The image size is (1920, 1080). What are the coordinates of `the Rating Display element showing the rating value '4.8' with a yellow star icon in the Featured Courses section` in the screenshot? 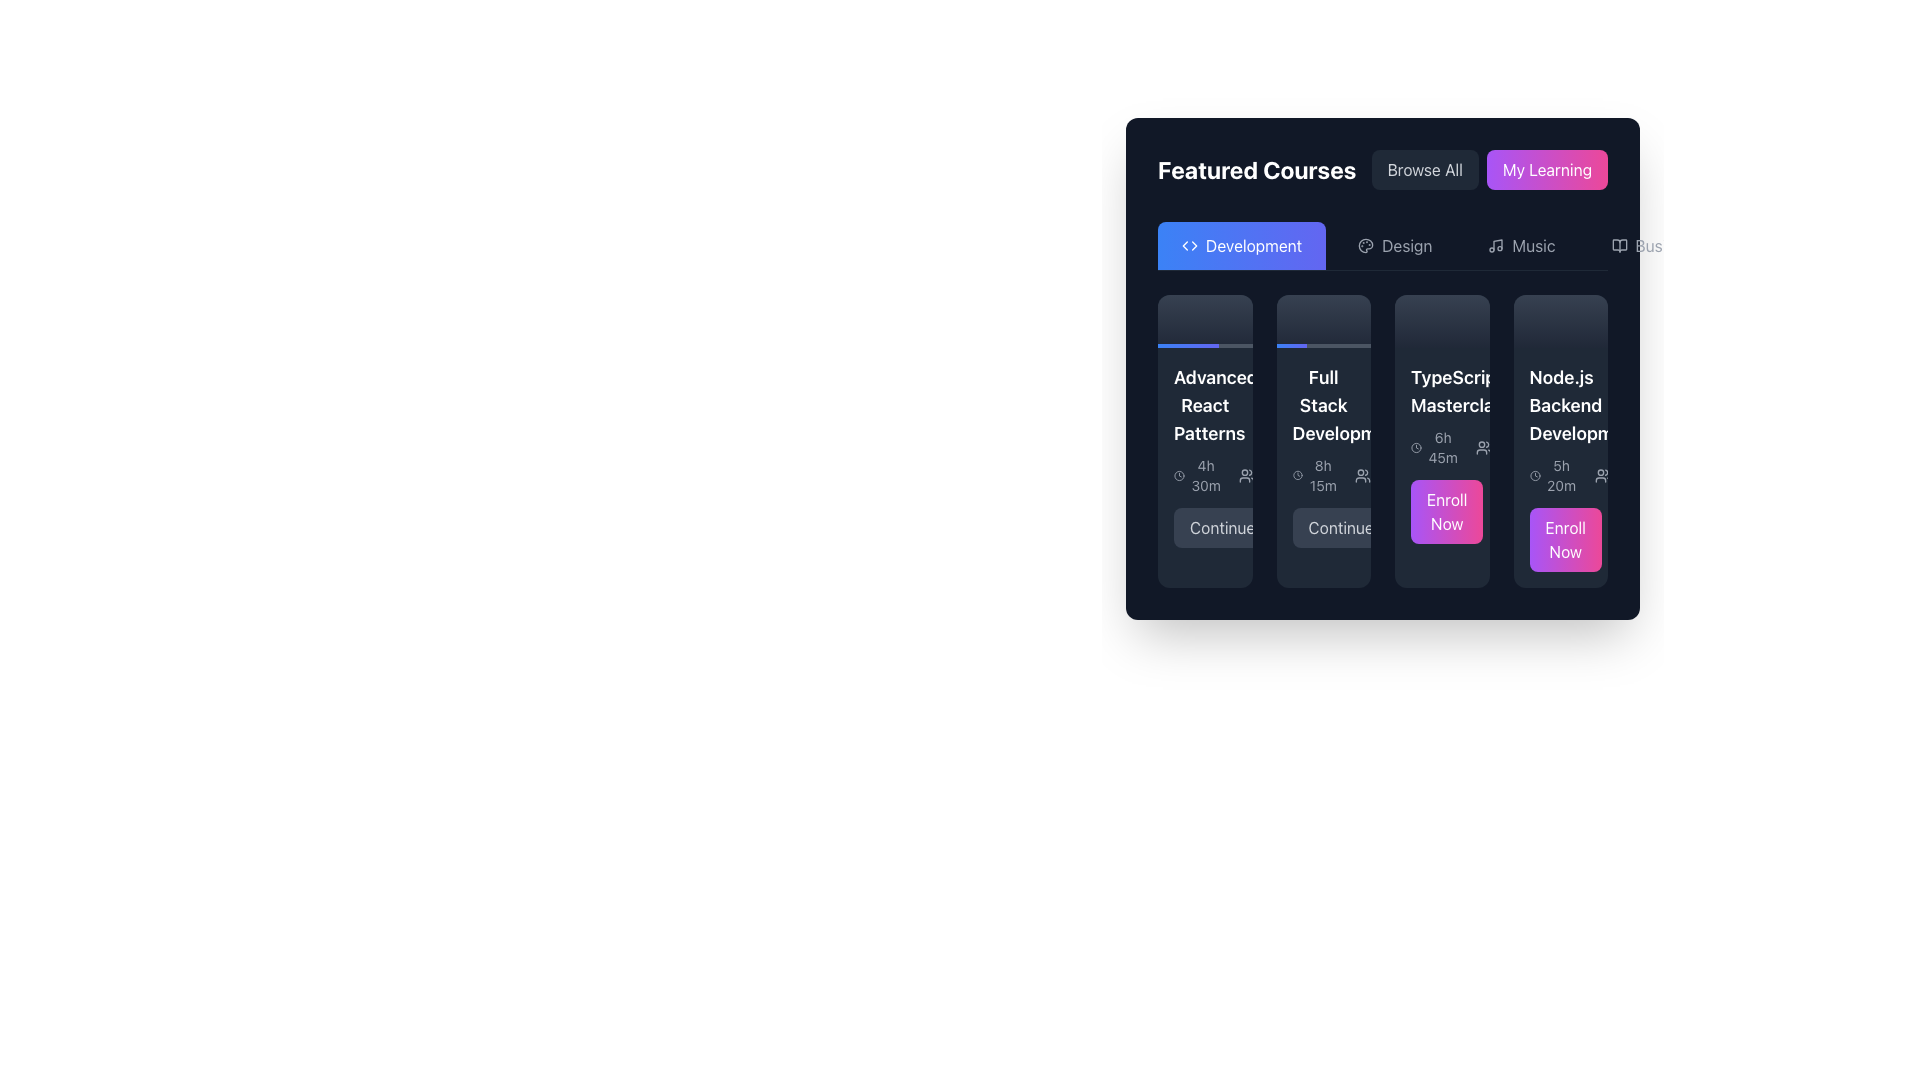 It's located at (1331, 476).